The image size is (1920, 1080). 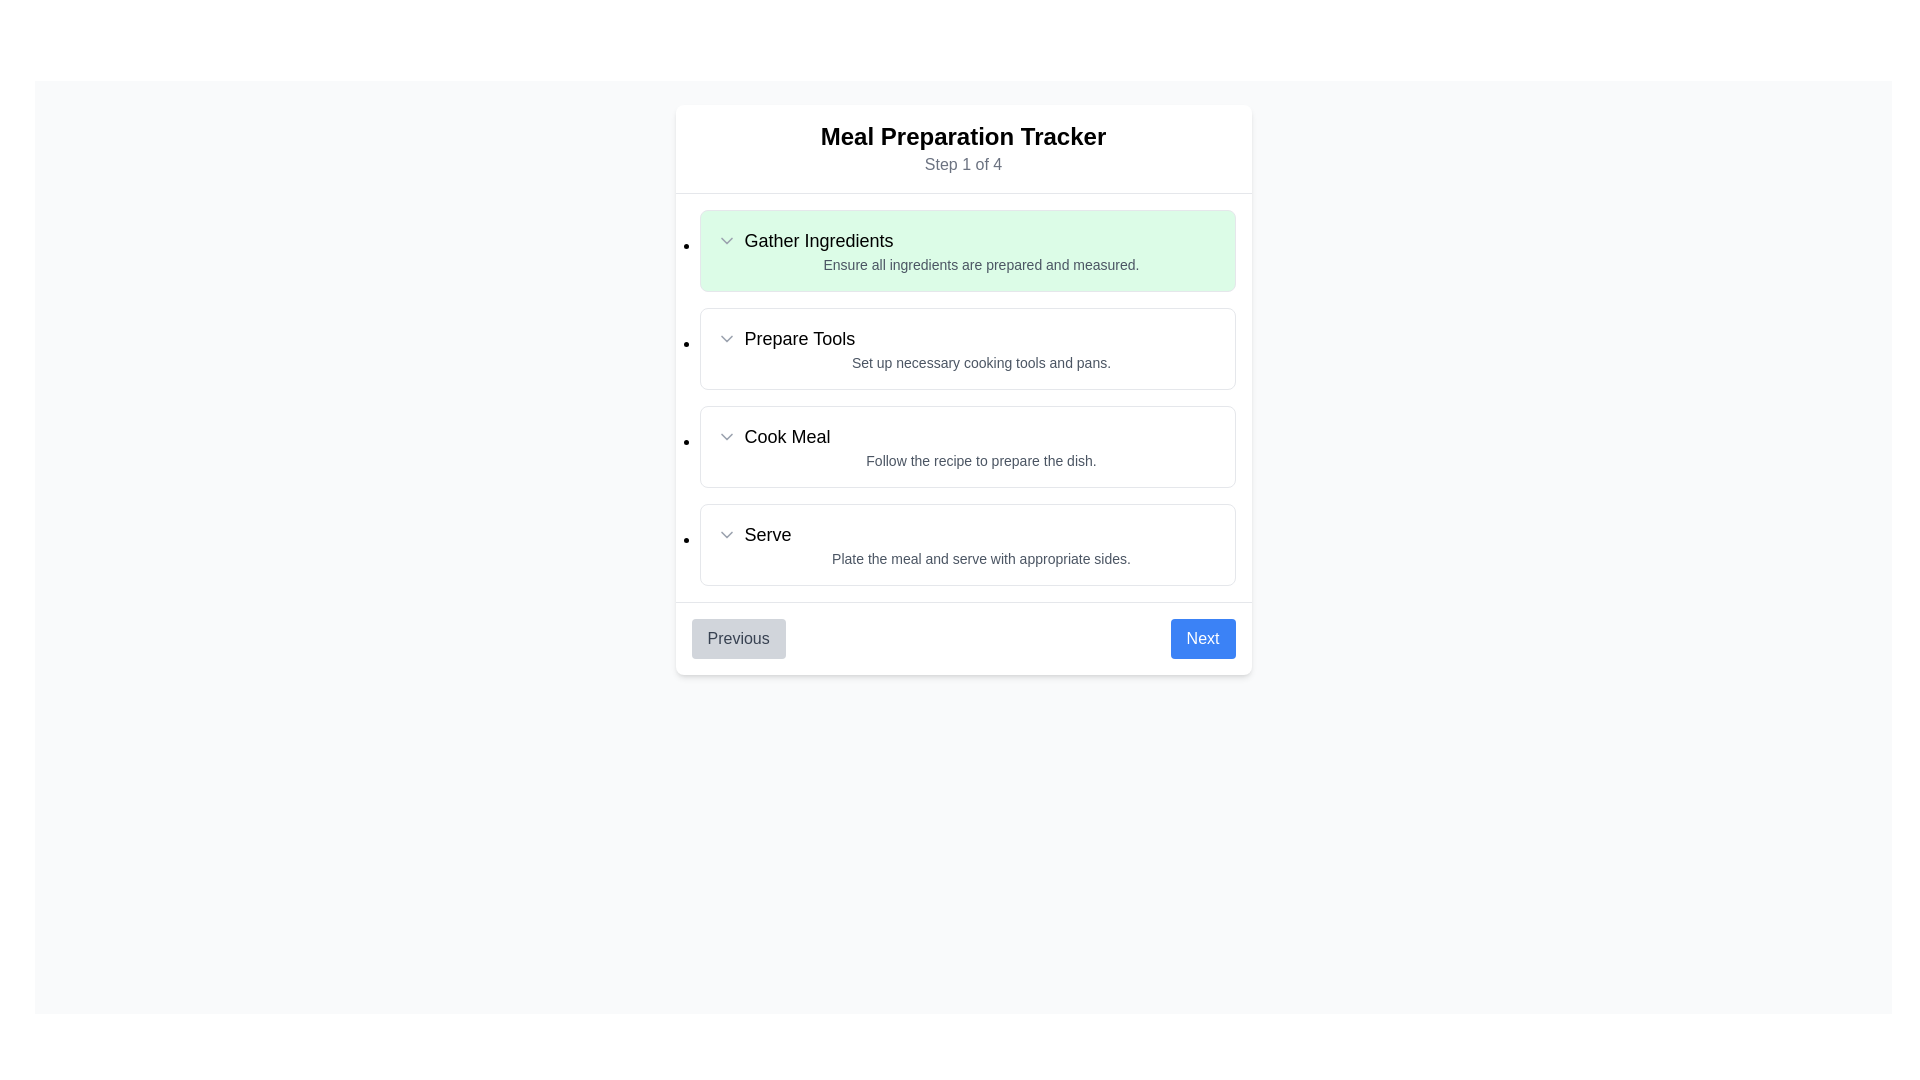 I want to click on instructions from the informational card titled 'Gather Ingredients', which is the first entry in the vertical list of steps, so click(x=967, y=249).